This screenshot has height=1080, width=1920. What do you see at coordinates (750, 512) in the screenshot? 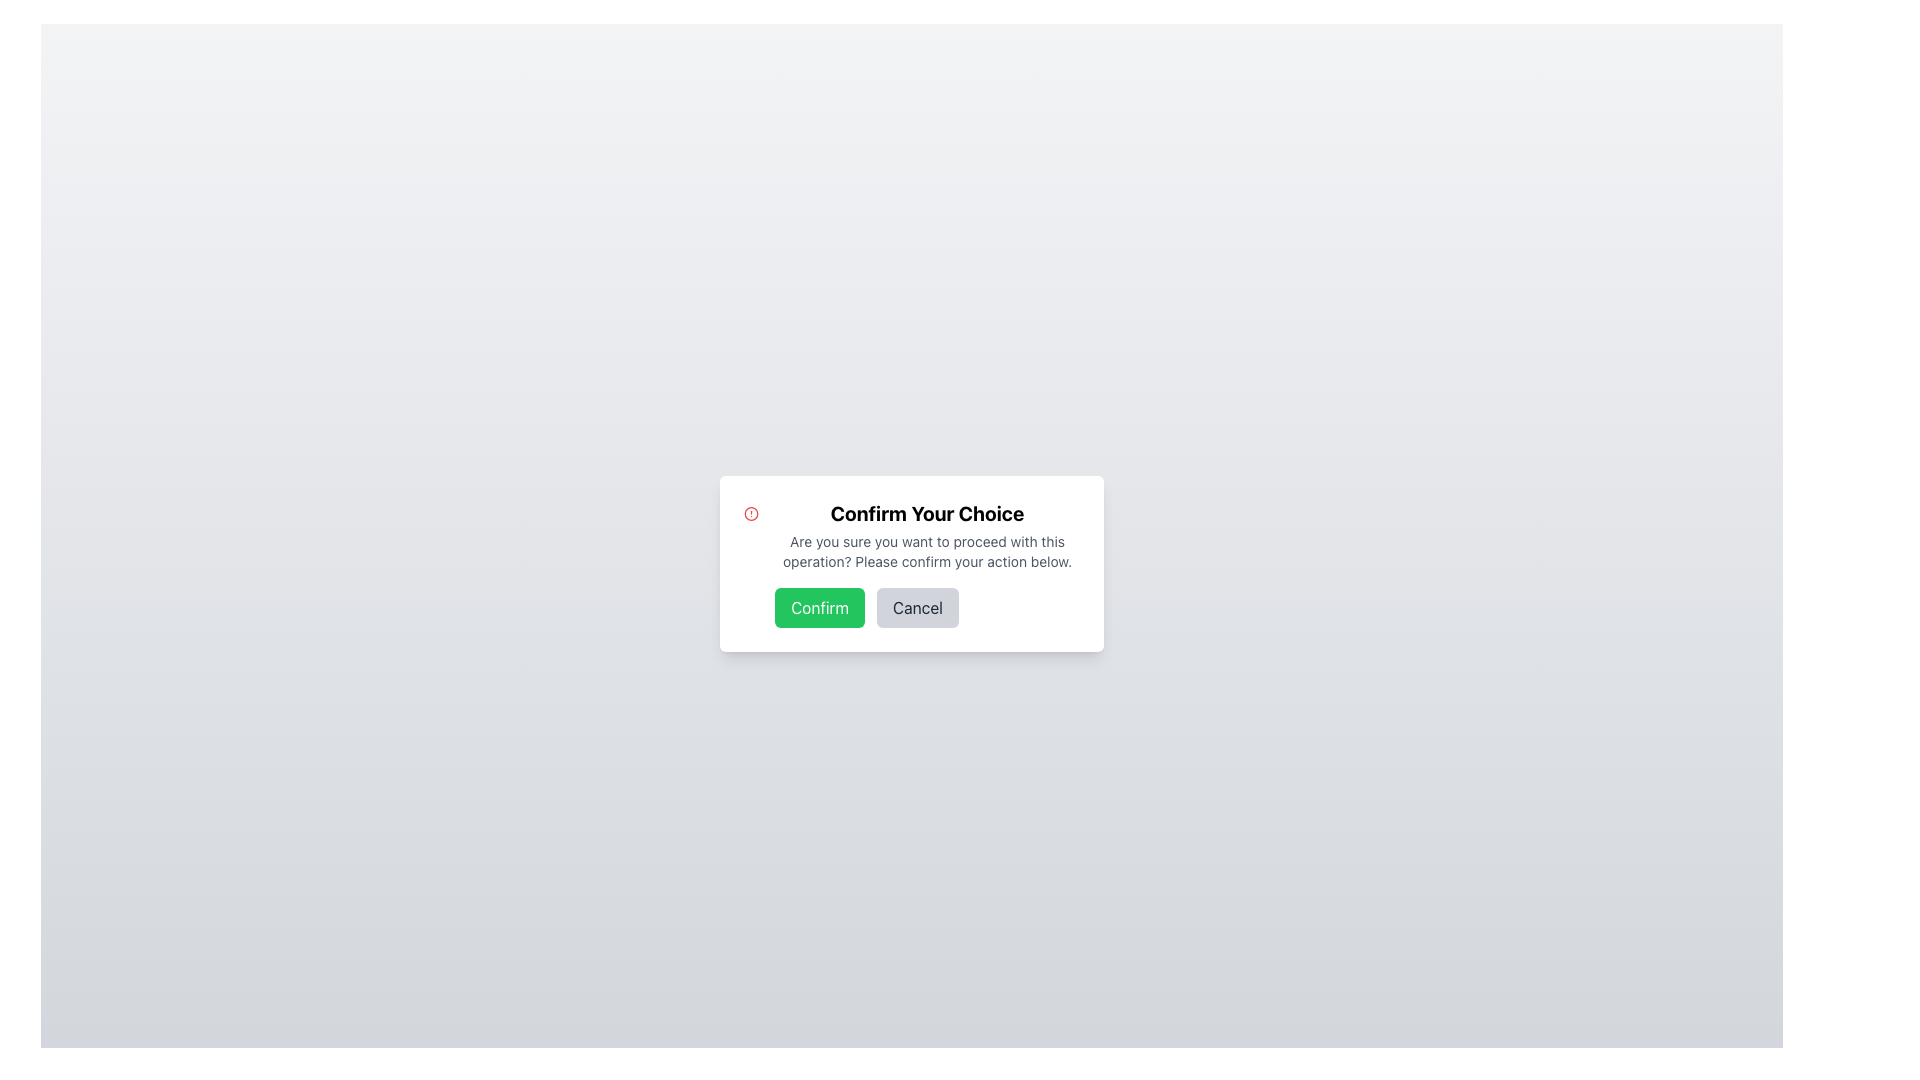
I see `the red circular shape within the alert SVG icon located at the top-left of the modal dialog box` at bounding box center [750, 512].